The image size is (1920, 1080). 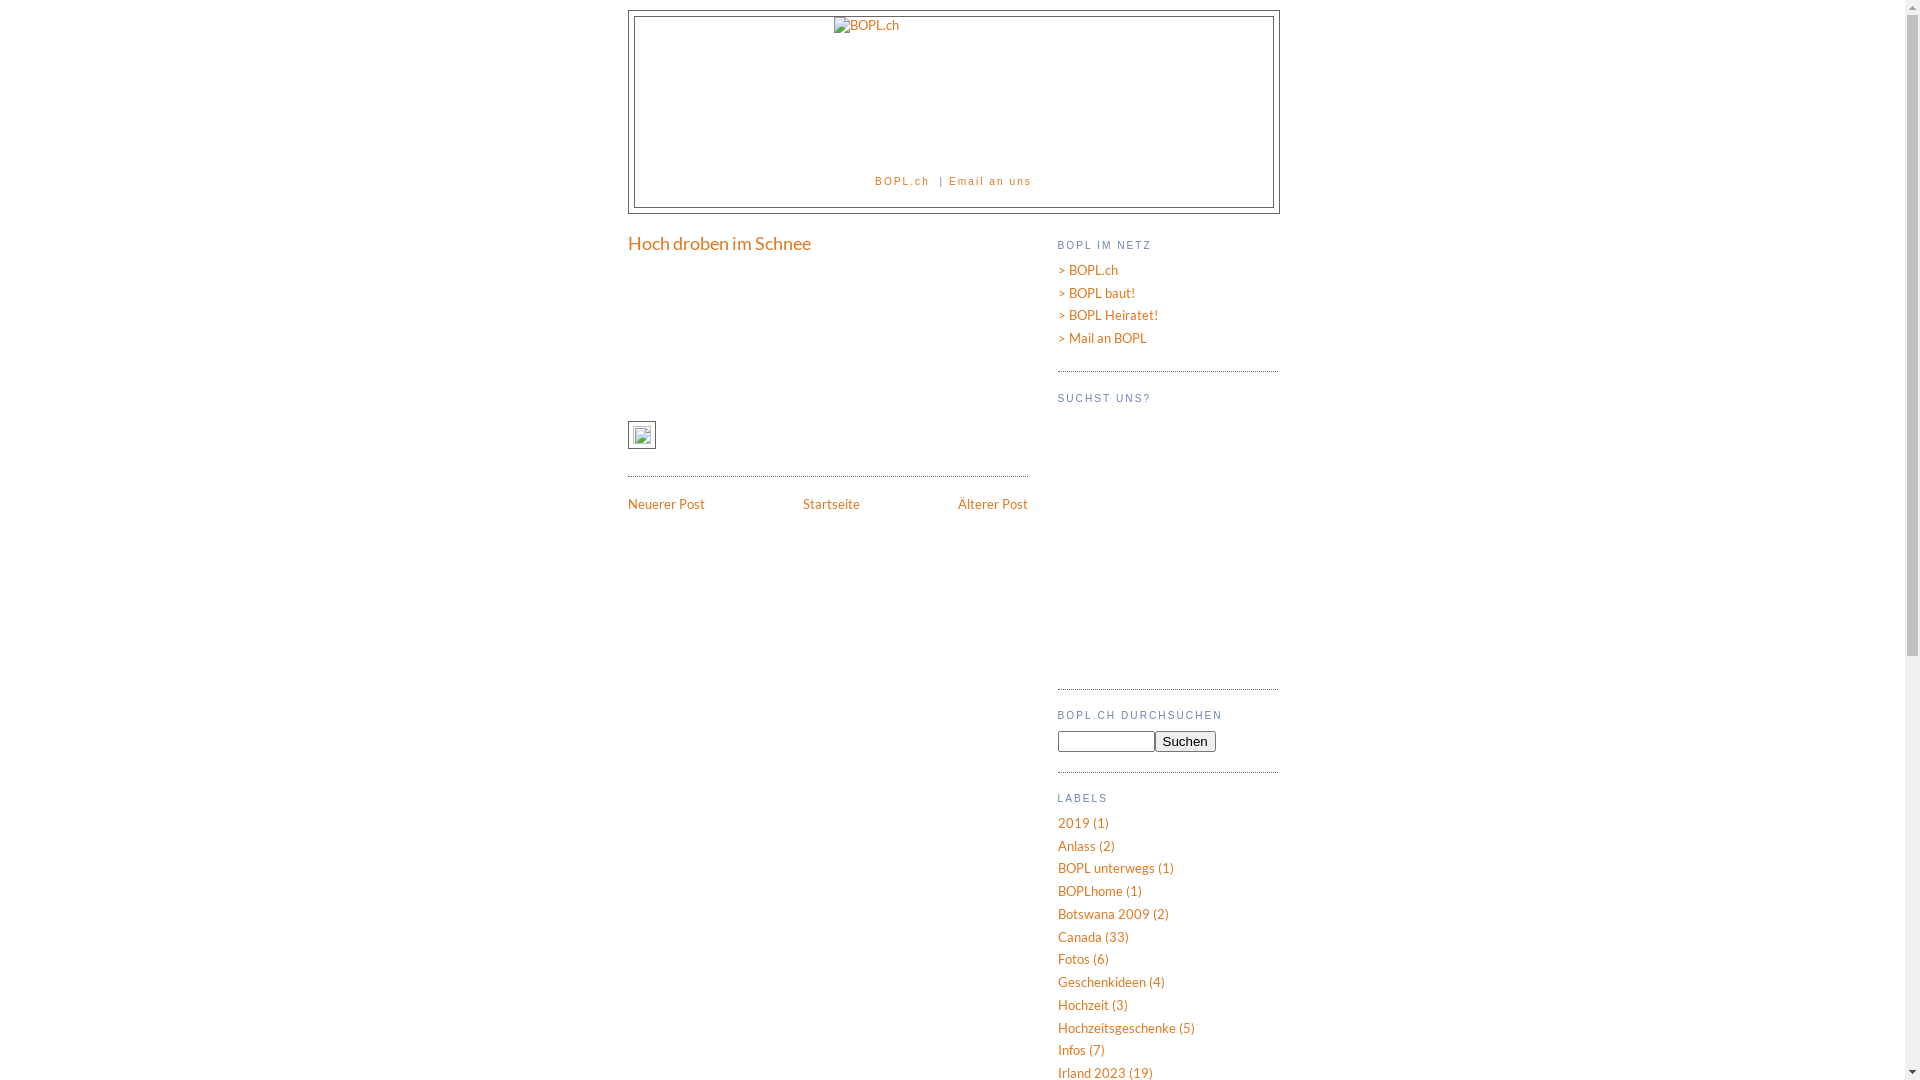 What do you see at coordinates (1105, 866) in the screenshot?
I see `'BOPL unterwegs'` at bounding box center [1105, 866].